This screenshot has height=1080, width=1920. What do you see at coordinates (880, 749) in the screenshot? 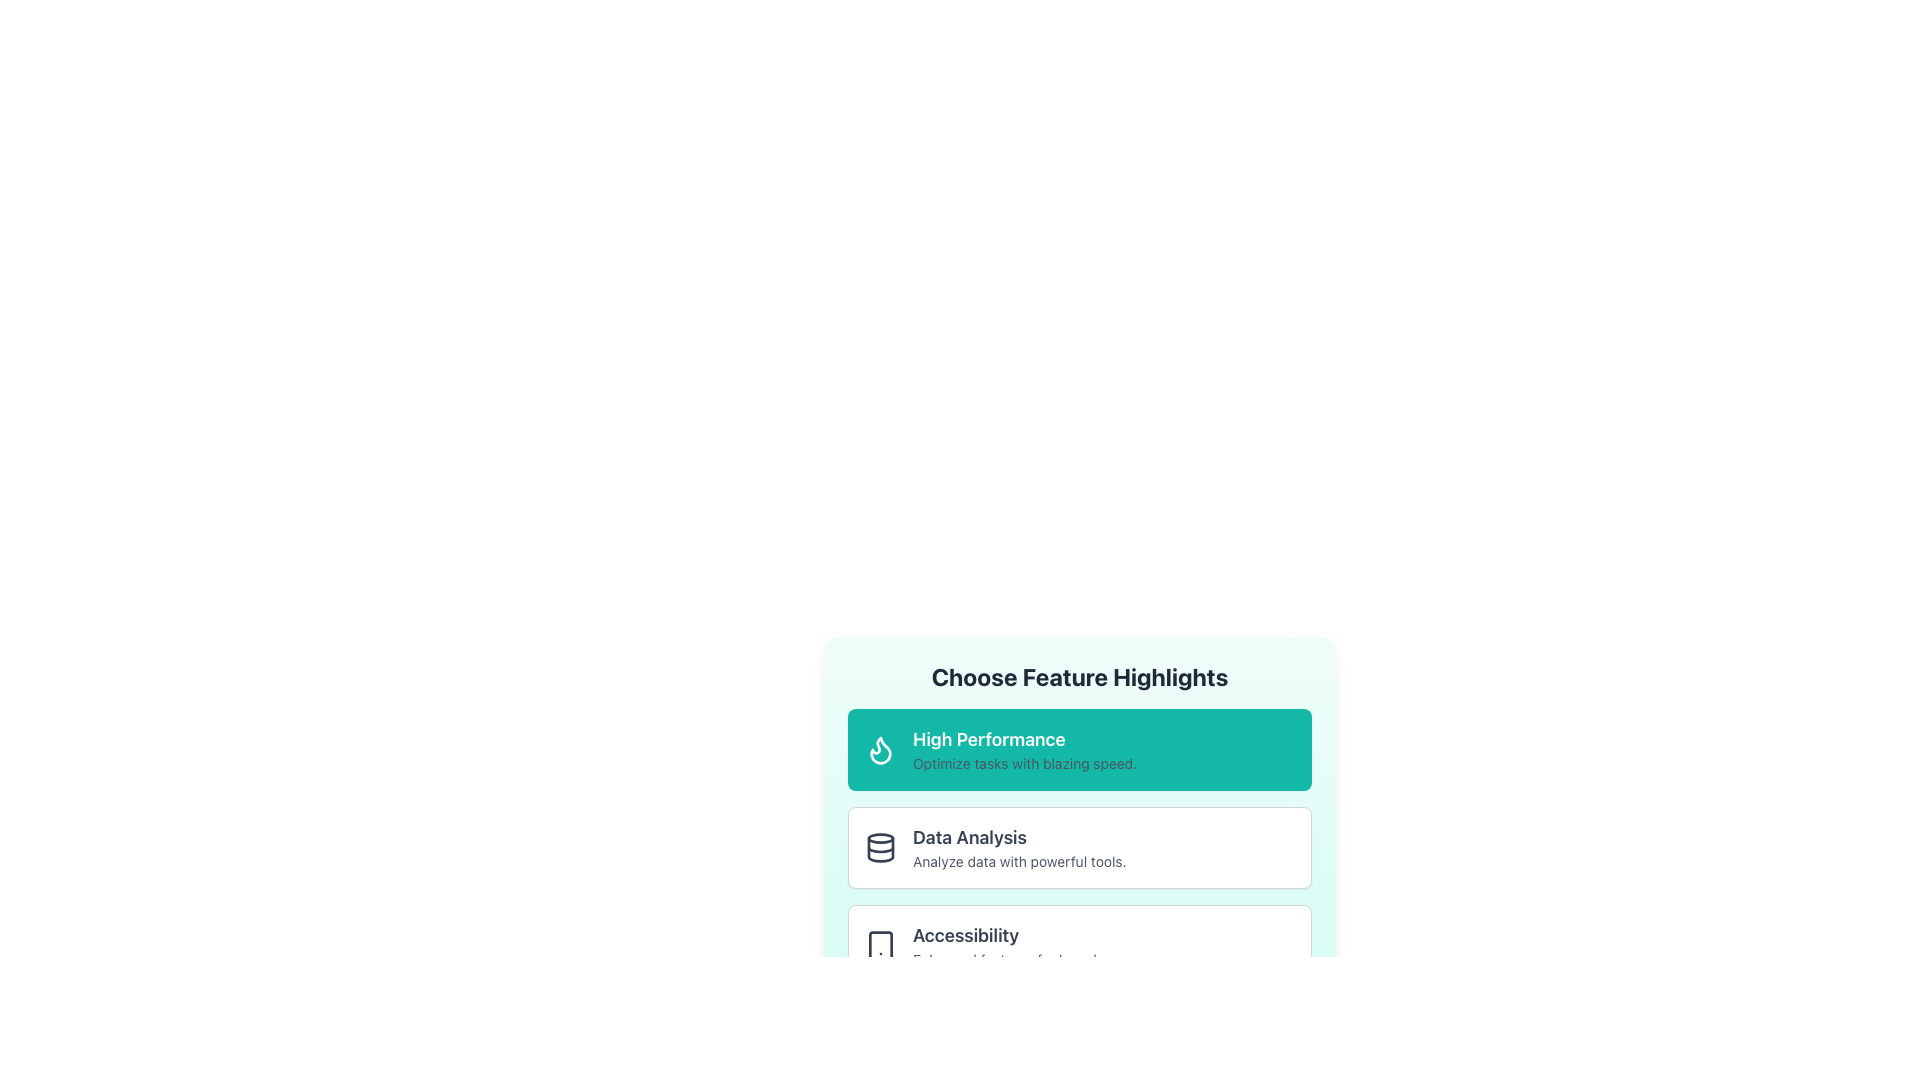
I see `the 'High Performance' icon located to the left of the text 'High Performance' in the first feature block` at bounding box center [880, 749].